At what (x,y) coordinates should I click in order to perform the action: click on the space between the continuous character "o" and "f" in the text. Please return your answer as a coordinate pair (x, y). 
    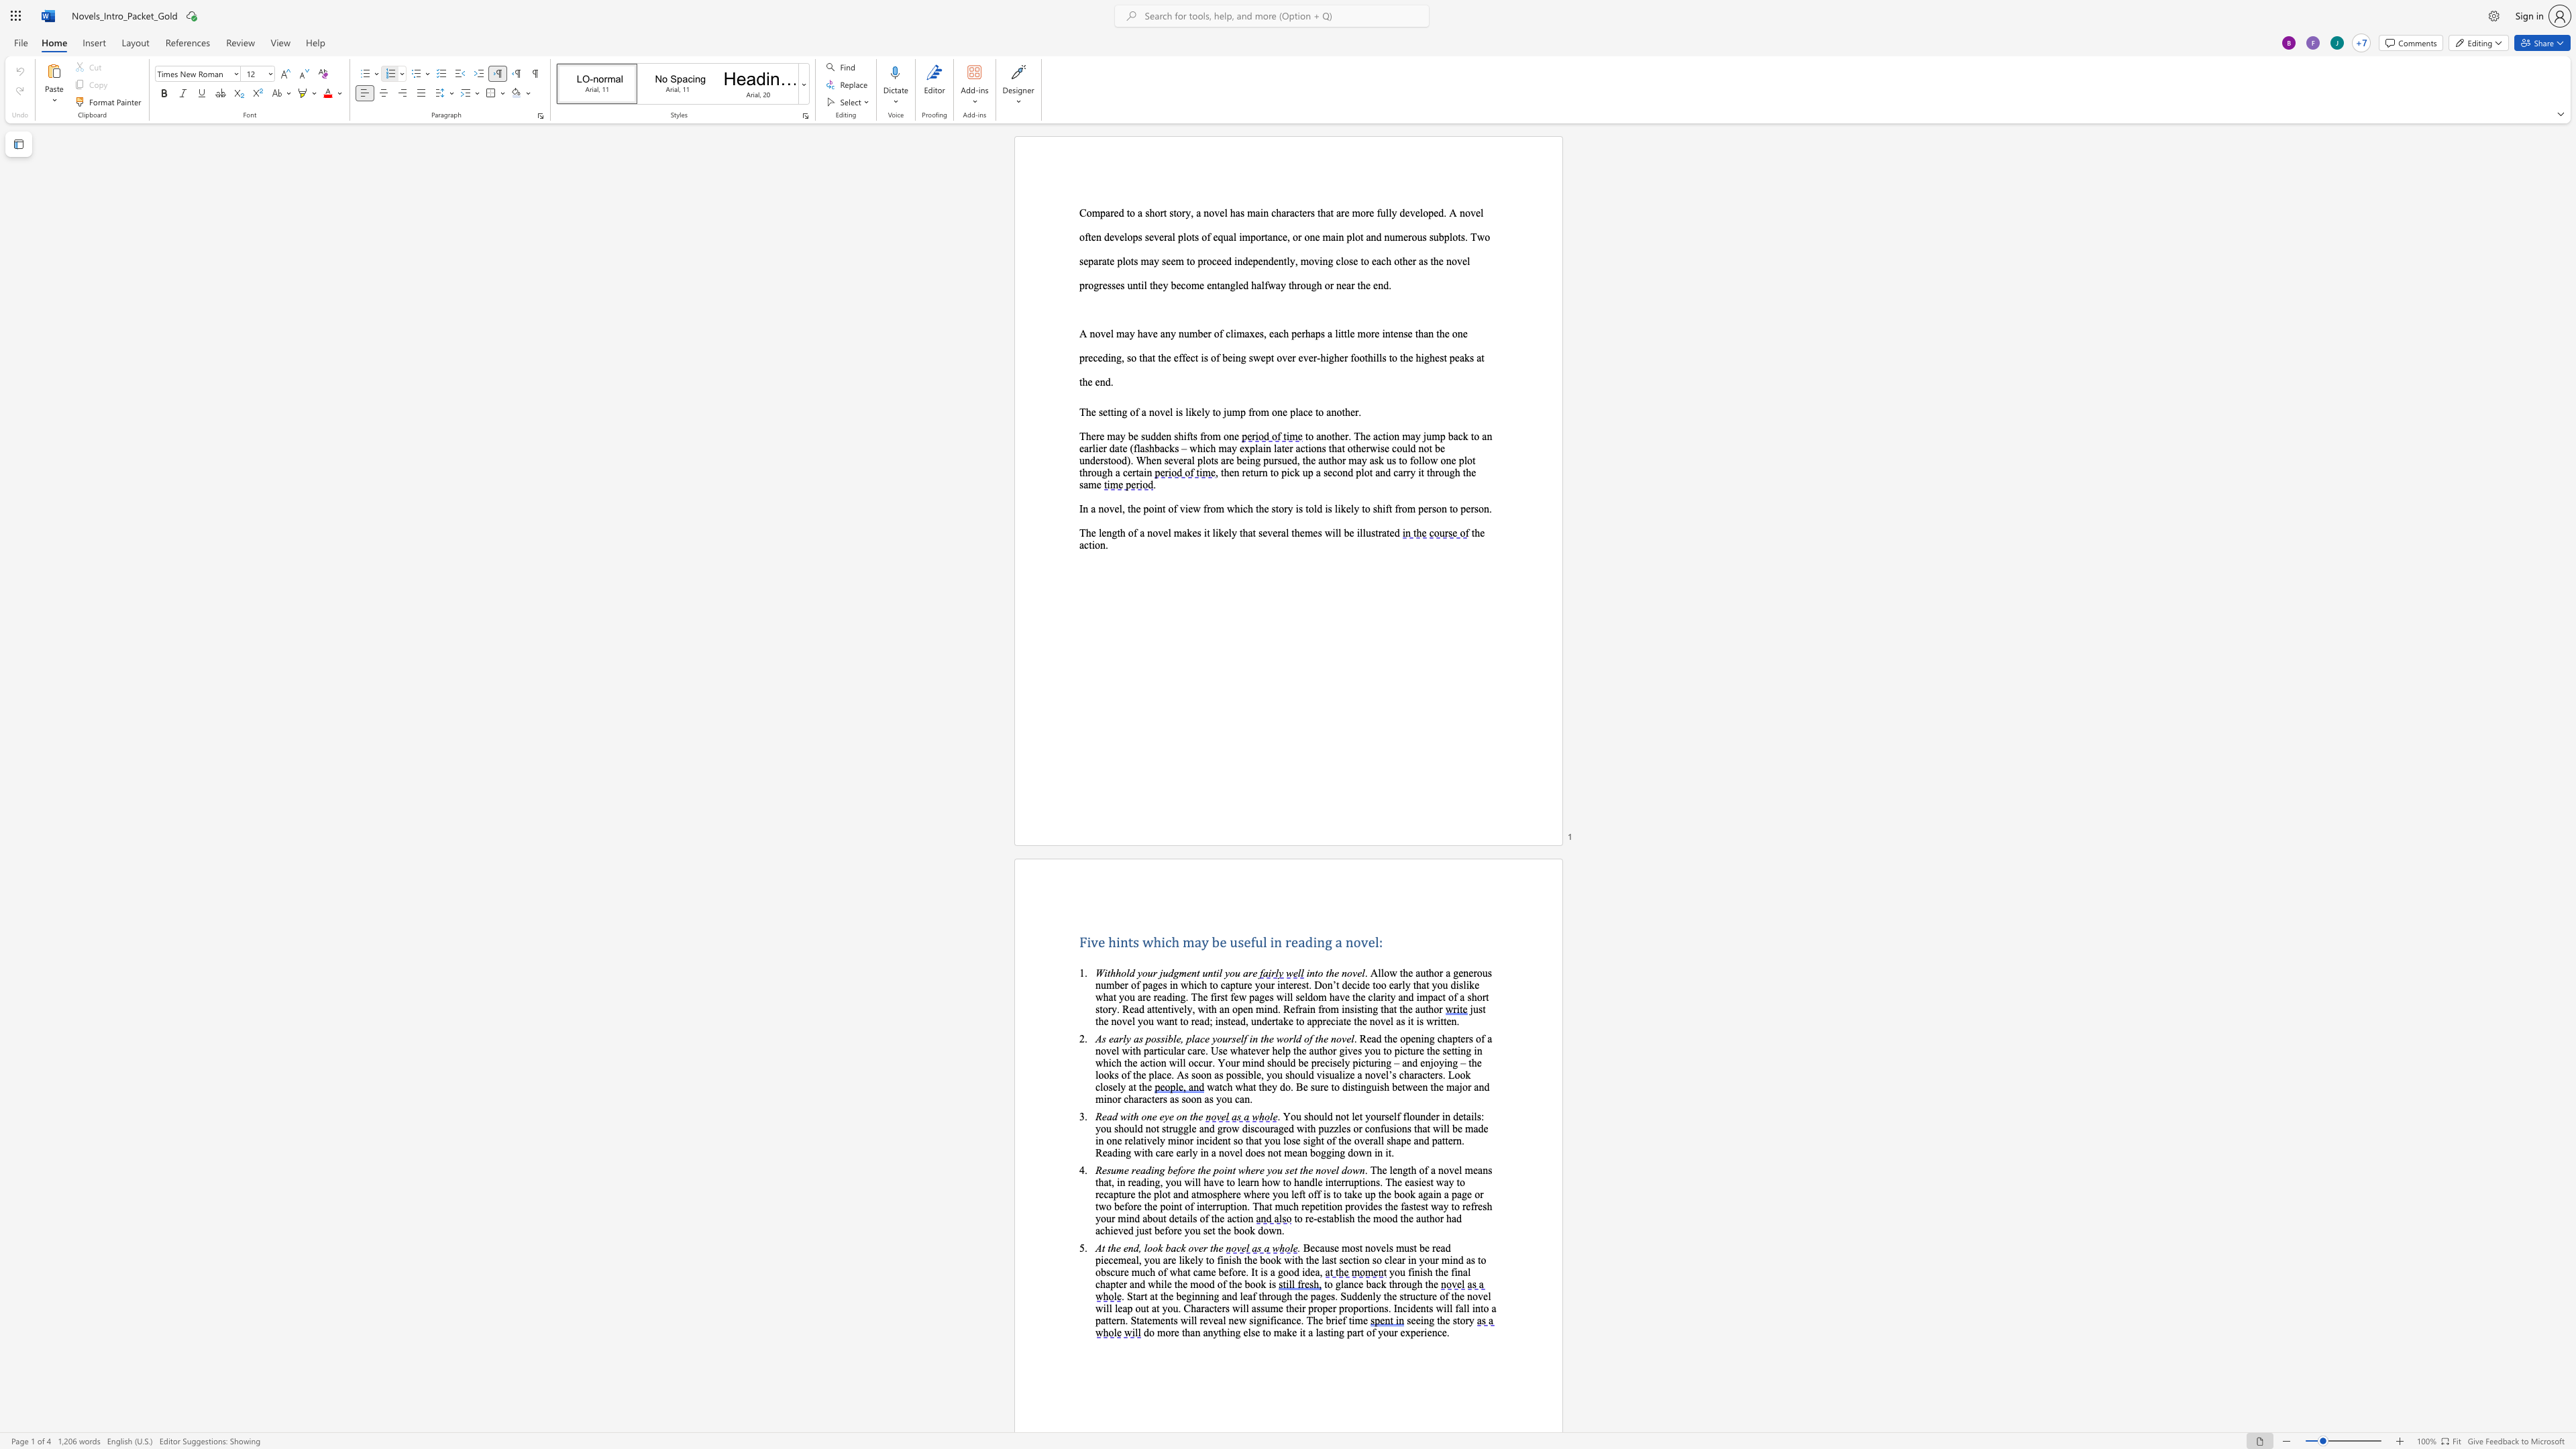
    Looking at the image, I should click on (1204, 1218).